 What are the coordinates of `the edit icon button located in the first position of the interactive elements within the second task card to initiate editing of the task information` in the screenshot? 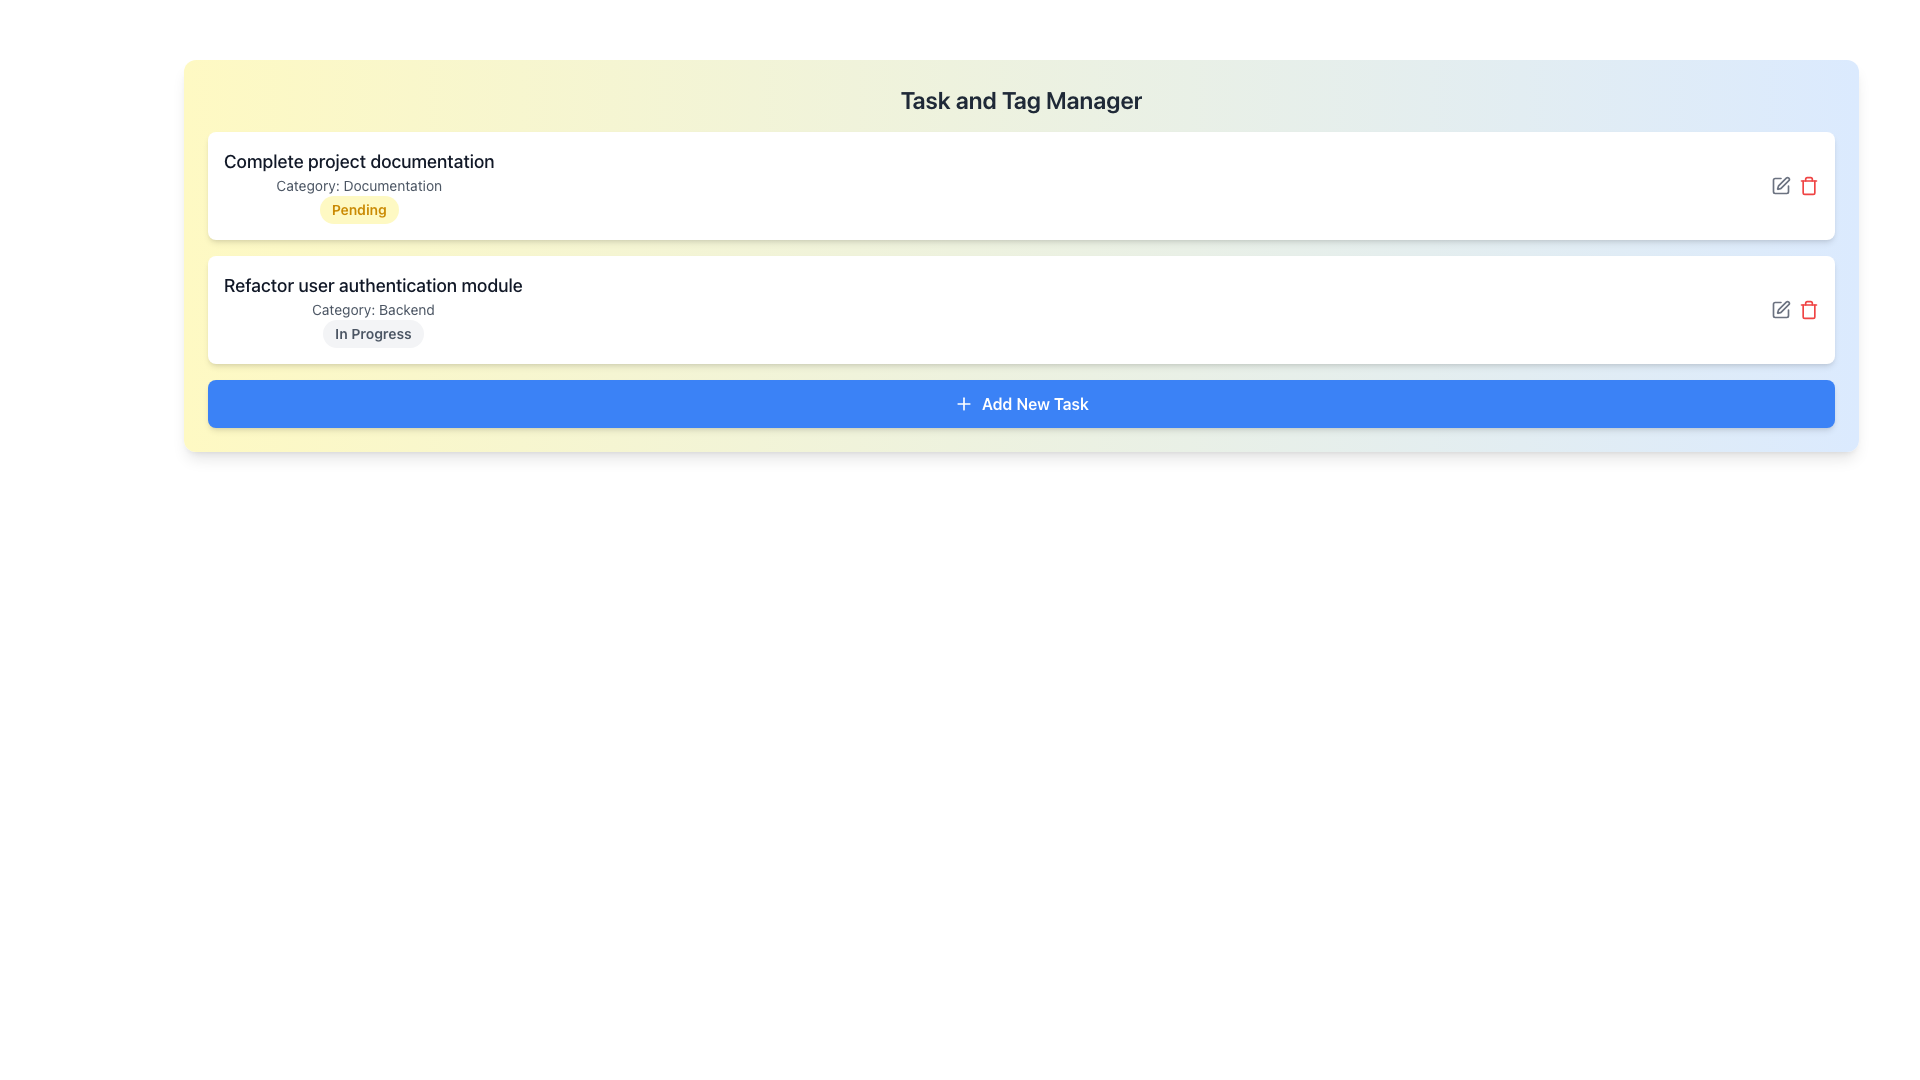 It's located at (1780, 185).